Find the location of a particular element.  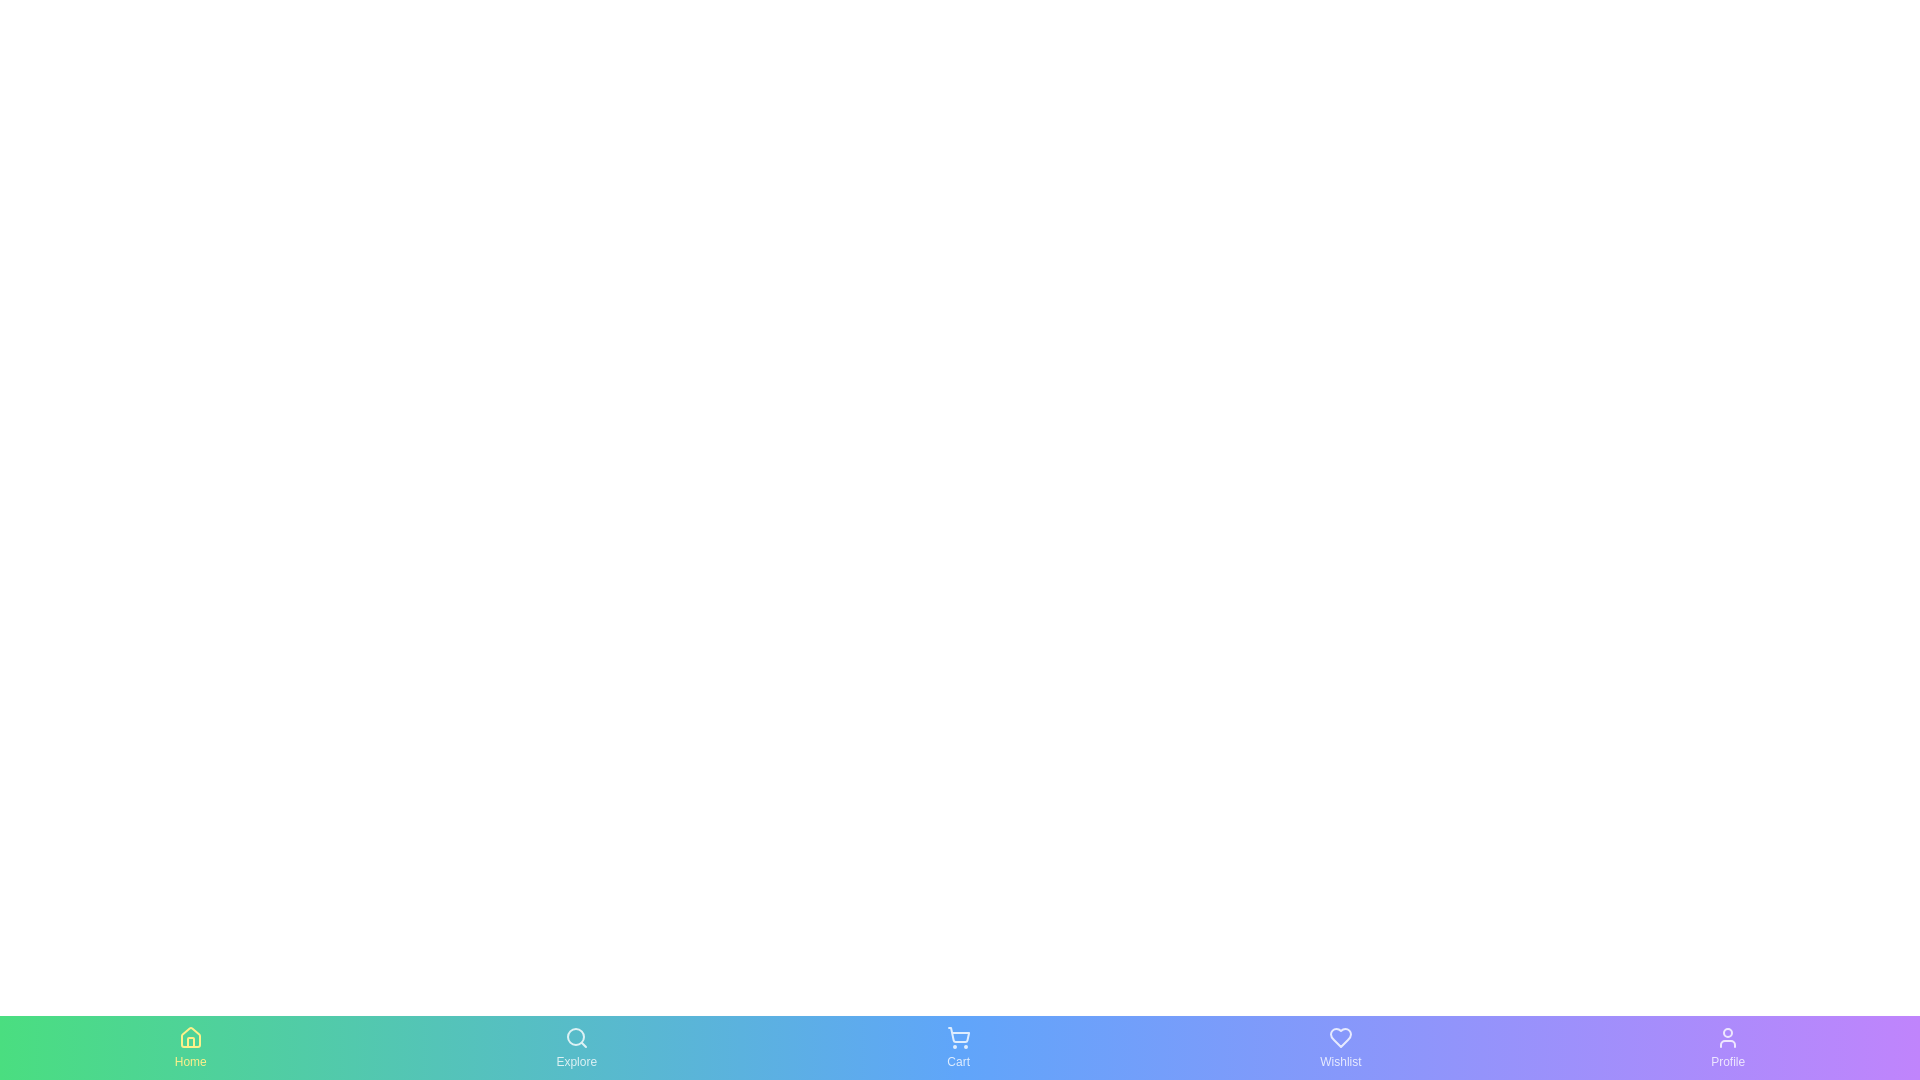

the Profile tab by clicking on it is located at coordinates (1727, 1047).